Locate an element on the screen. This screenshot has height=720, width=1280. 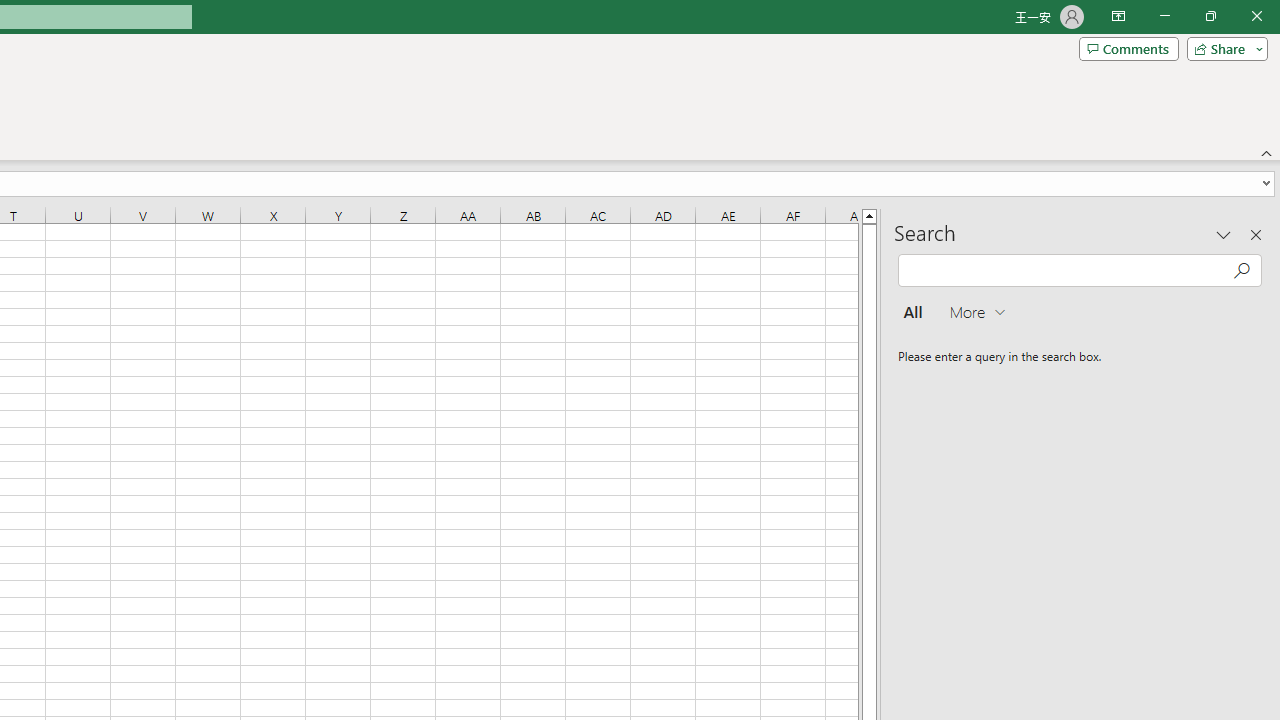
'Ribbon Display Options' is located at coordinates (1117, 16).